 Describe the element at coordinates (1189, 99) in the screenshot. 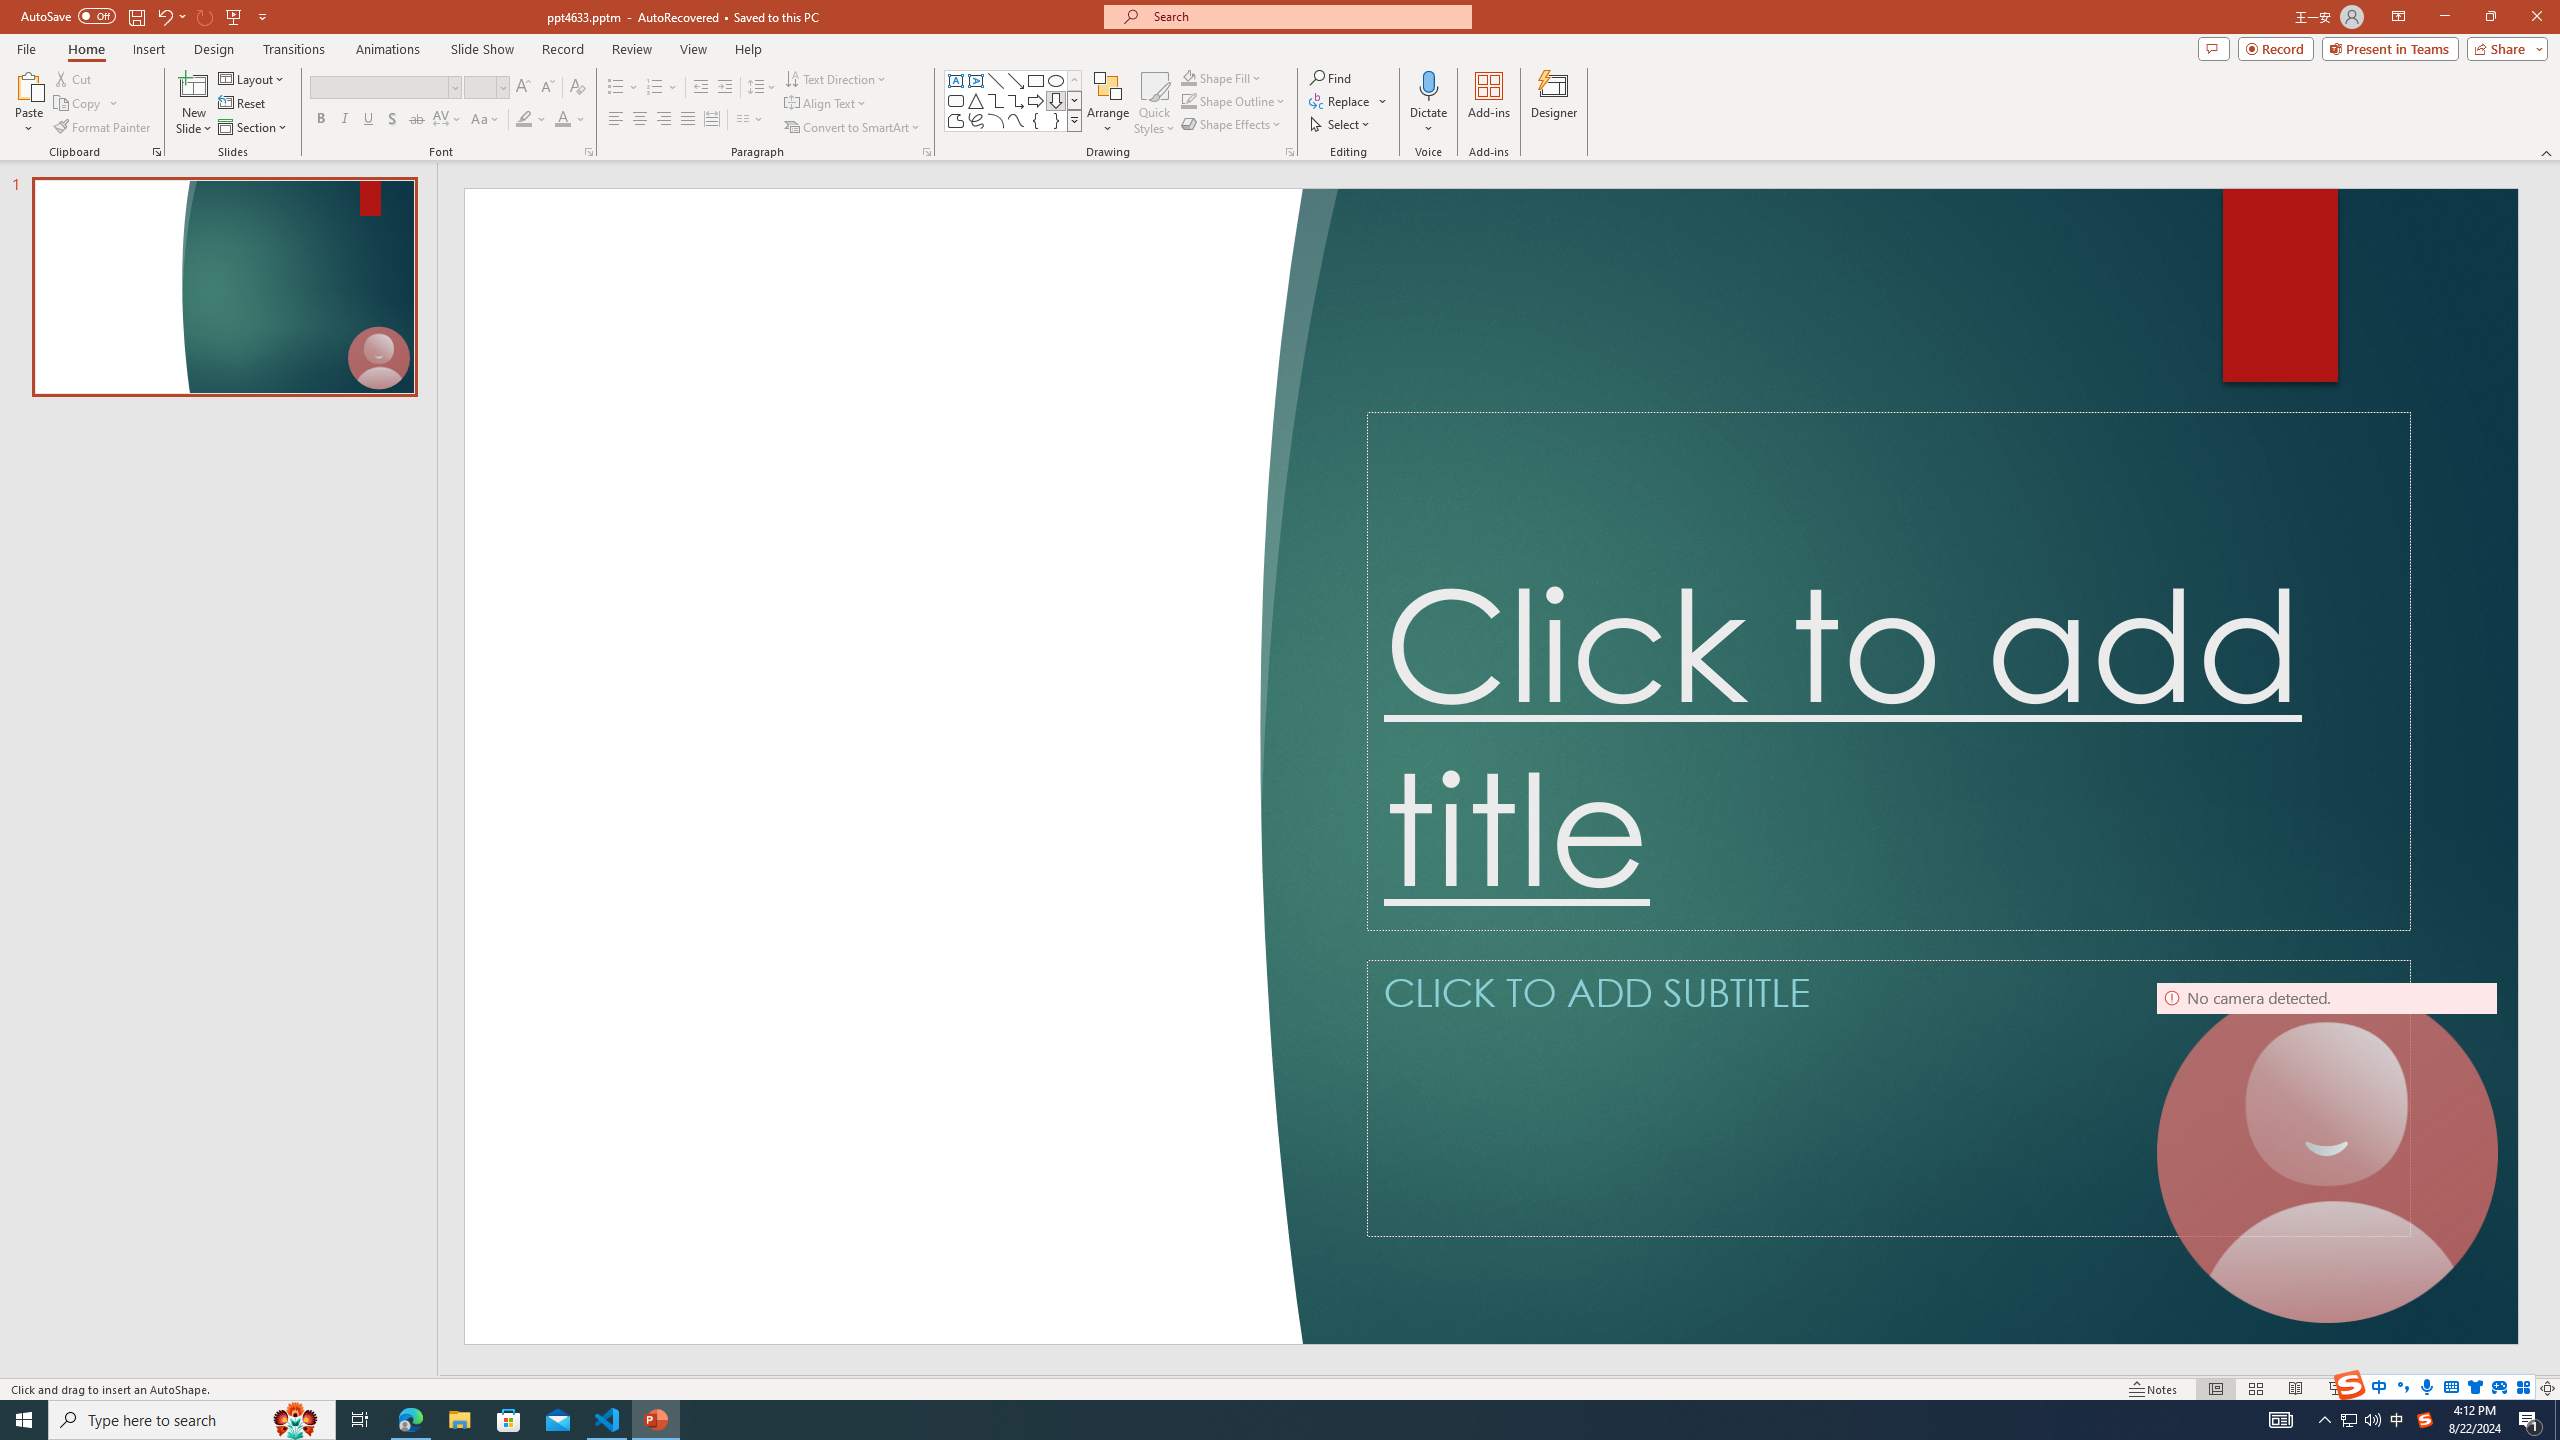

I see `'Shape Outline Dark Red, Accent 1'` at that location.